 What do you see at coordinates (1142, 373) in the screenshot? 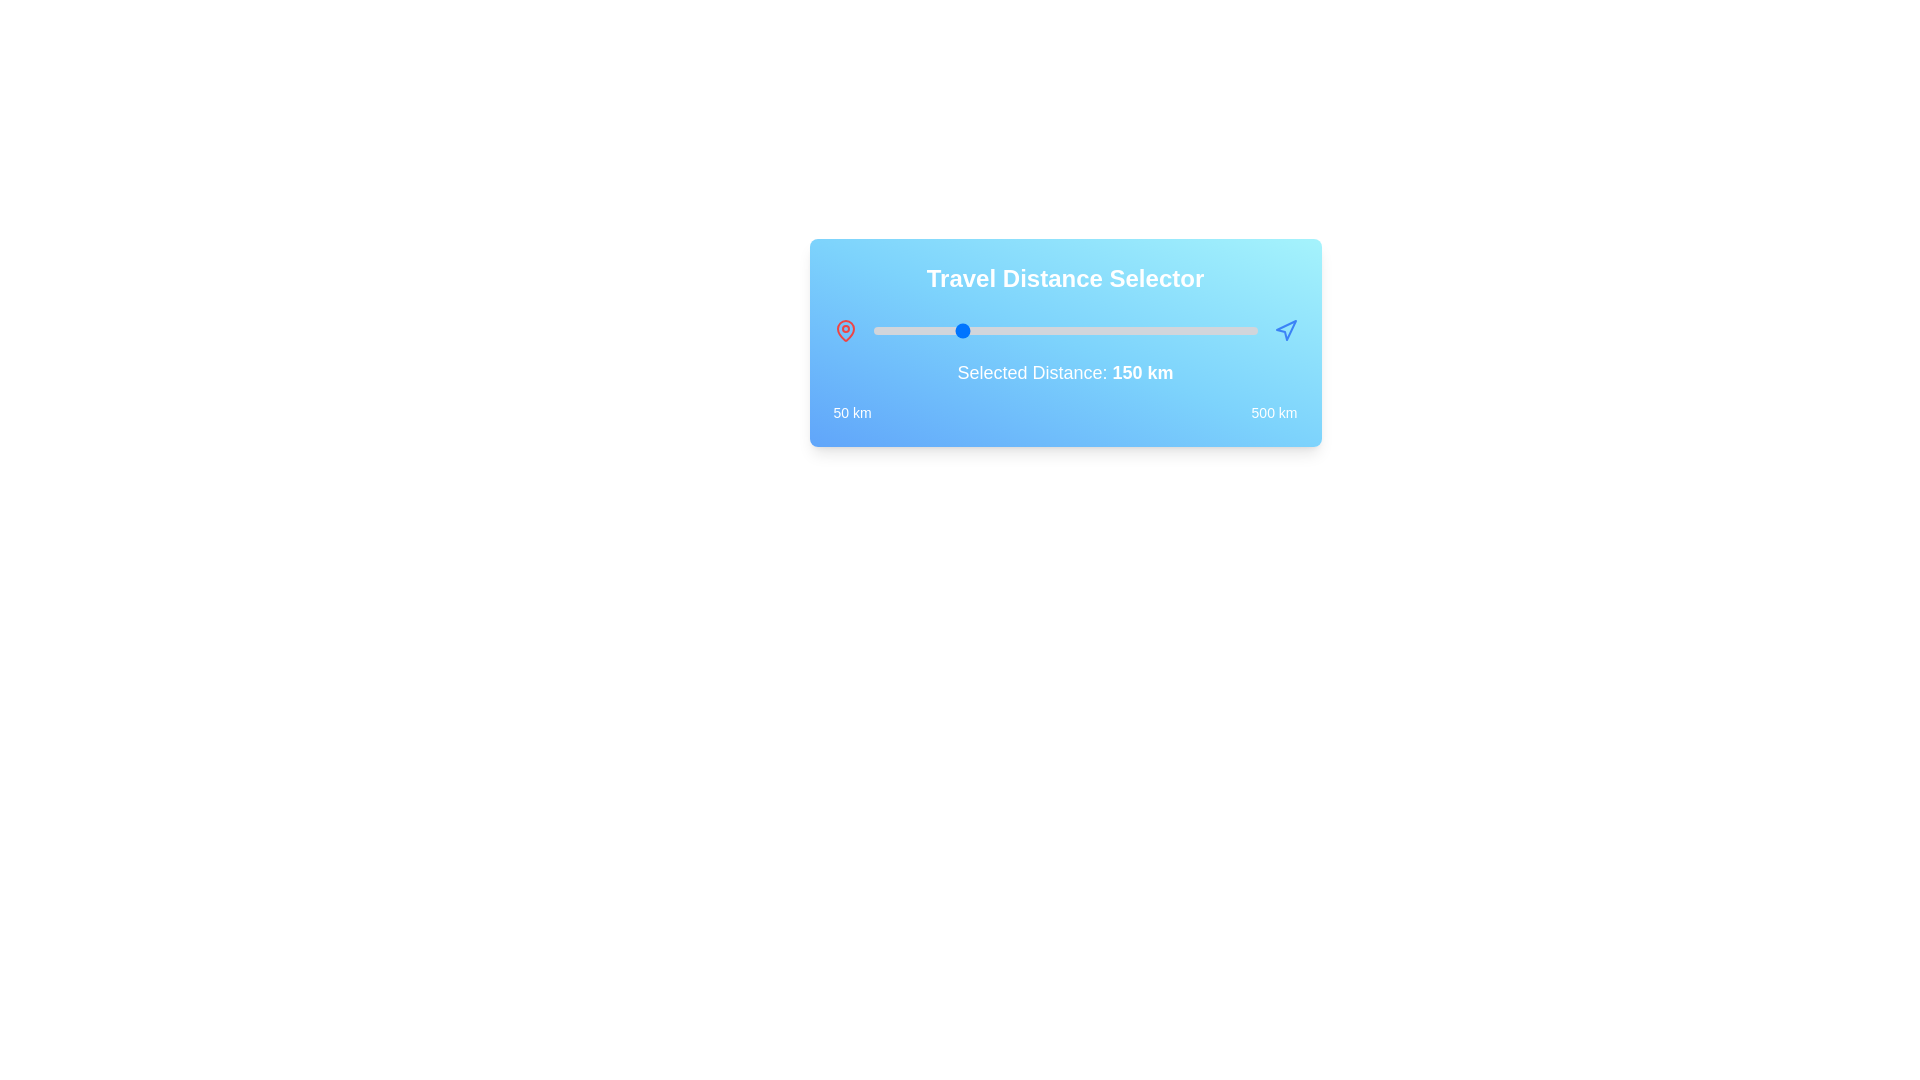
I see `the text displaying the selected distance by clicking on it` at bounding box center [1142, 373].